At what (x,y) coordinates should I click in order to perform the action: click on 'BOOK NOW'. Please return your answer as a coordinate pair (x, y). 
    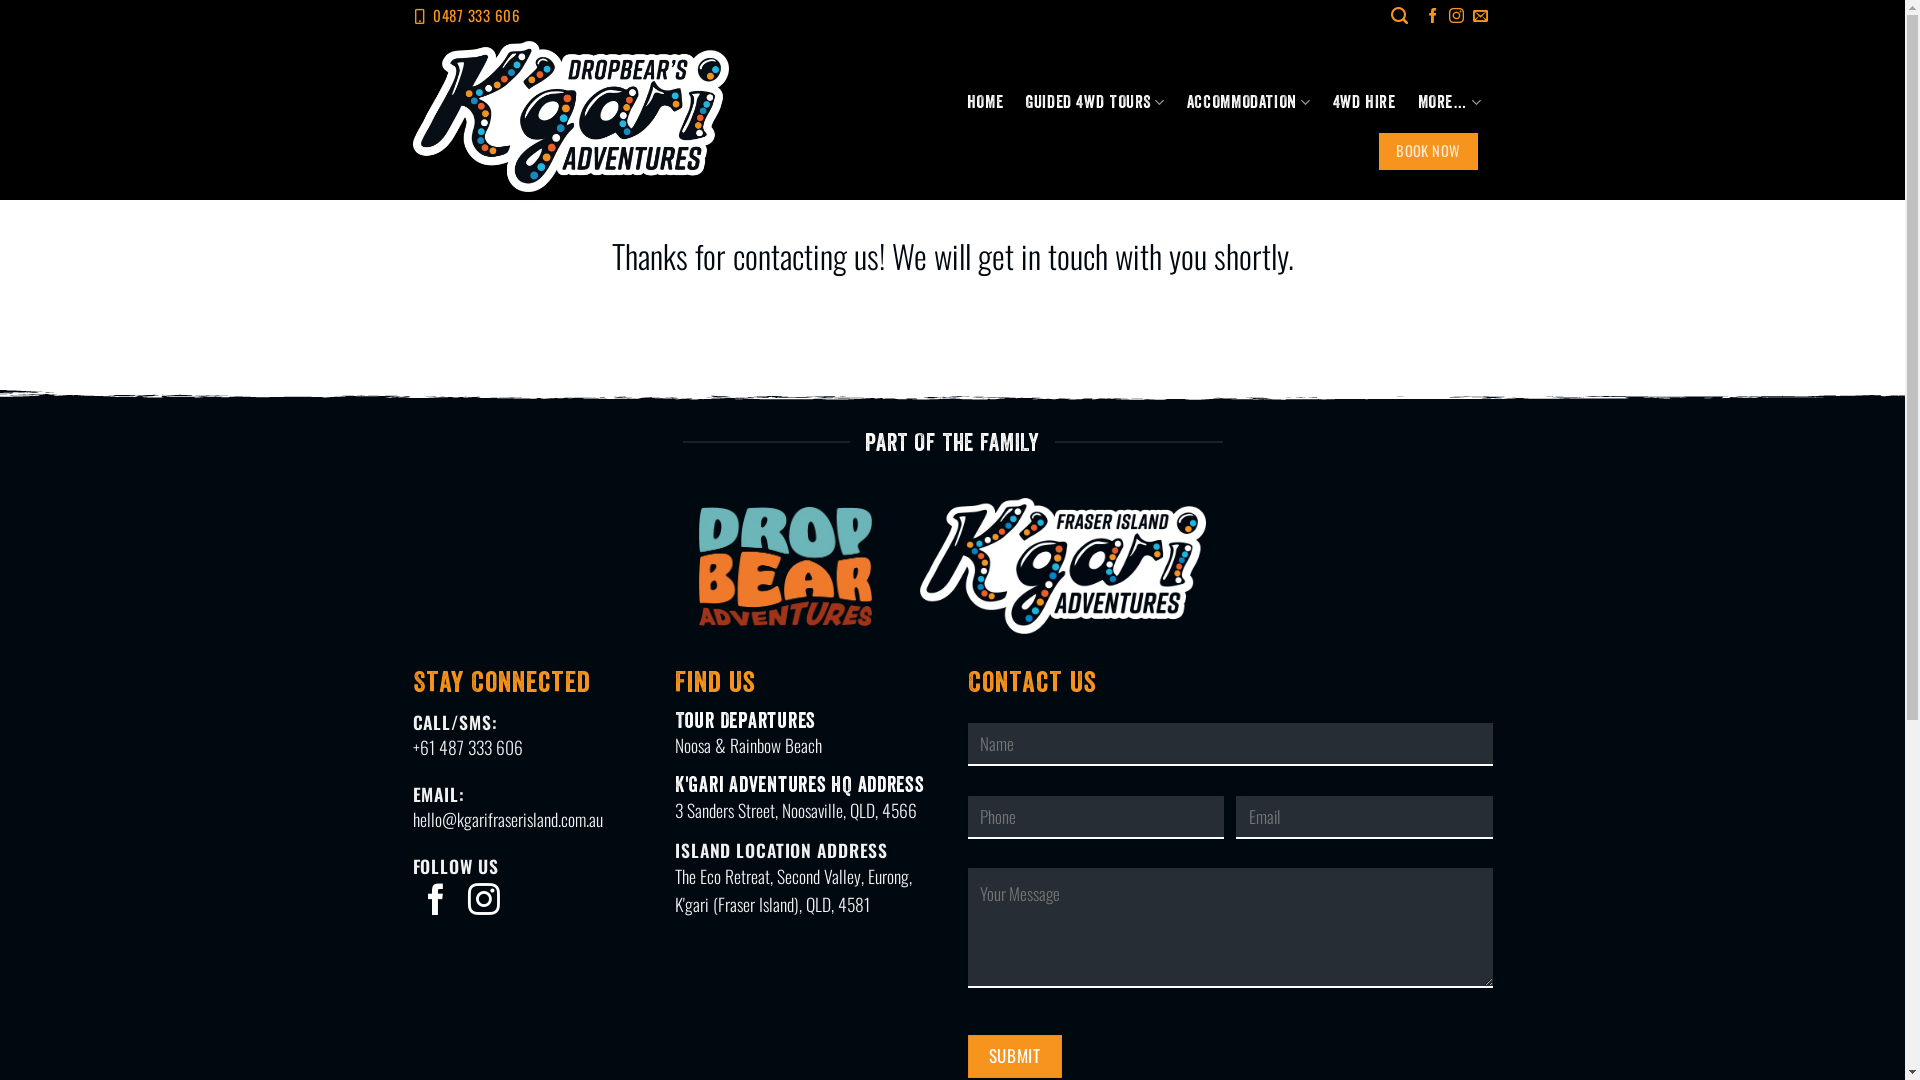
    Looking at the image, I should click on (1427, 149).